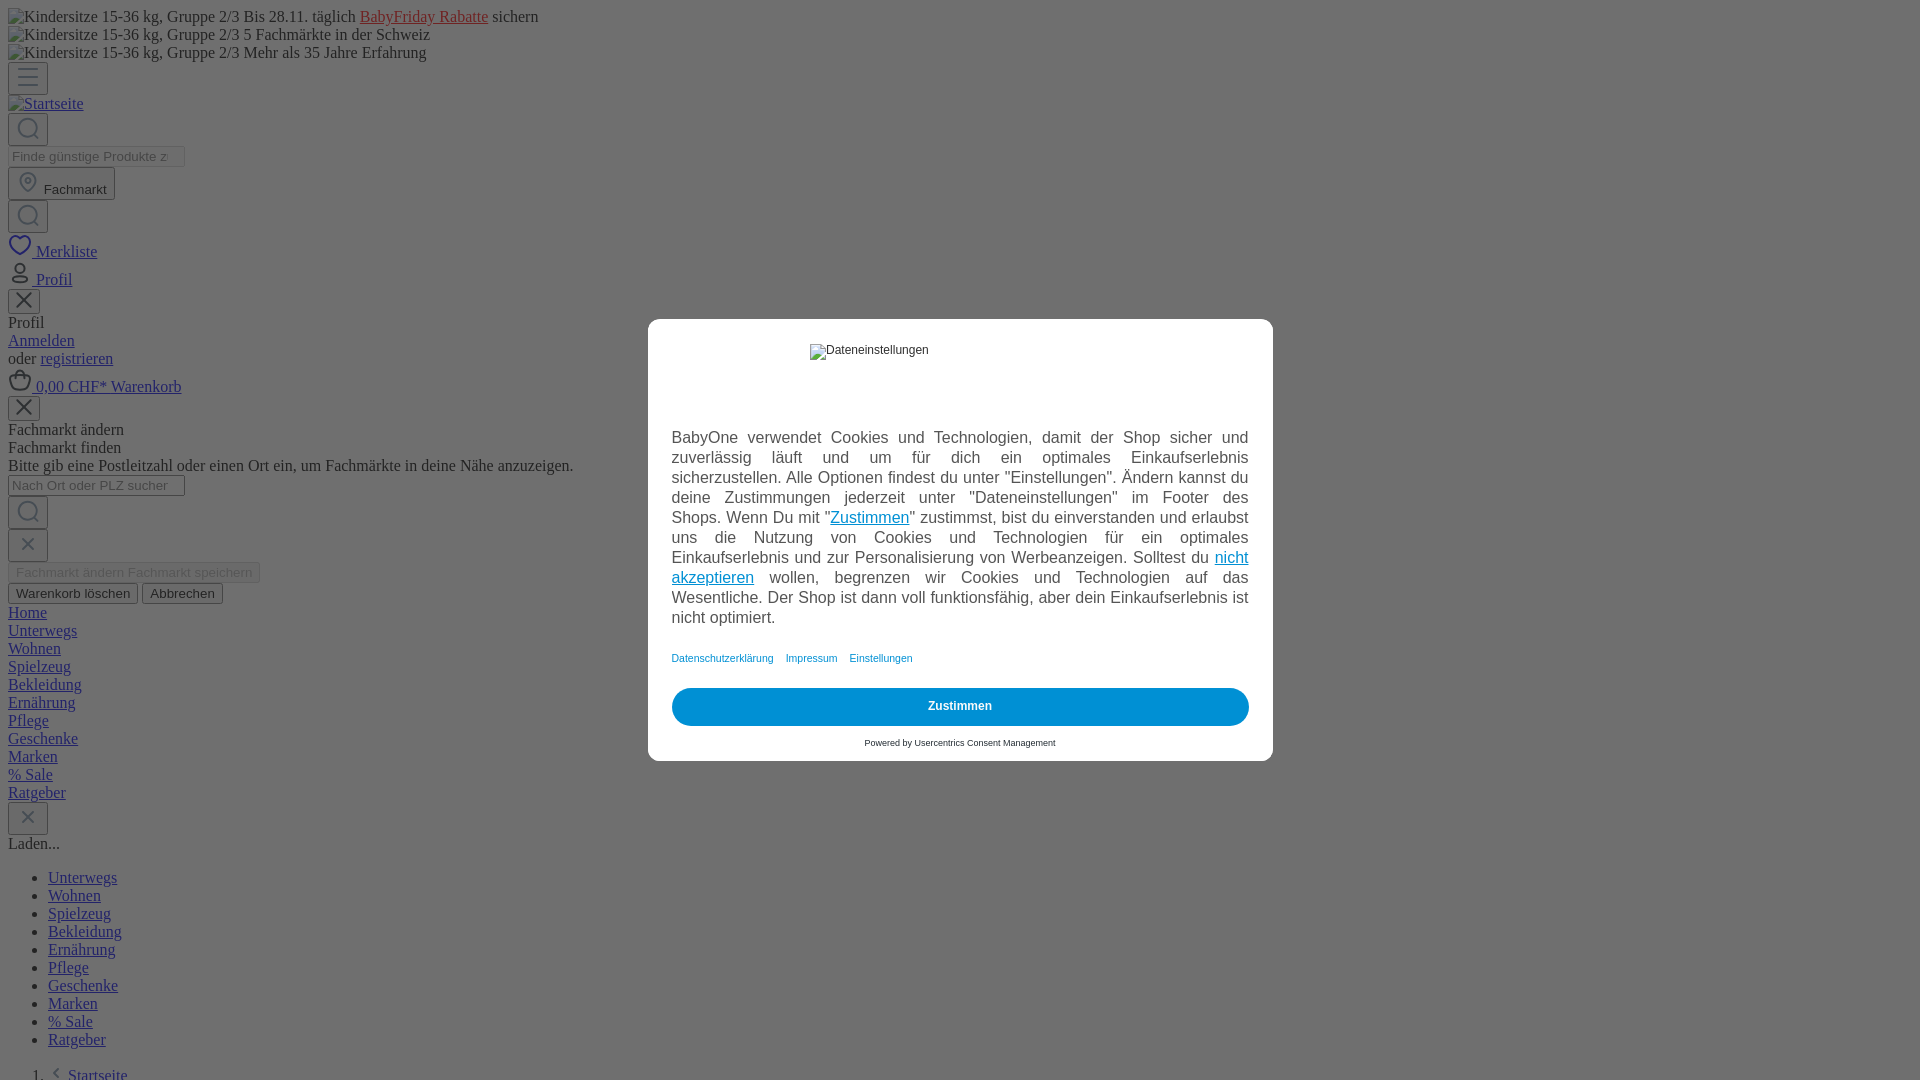  What do you see at coordinates (8, 103) in the screenshot?
I see `'Startseite'` at bounding box center [8, 103].